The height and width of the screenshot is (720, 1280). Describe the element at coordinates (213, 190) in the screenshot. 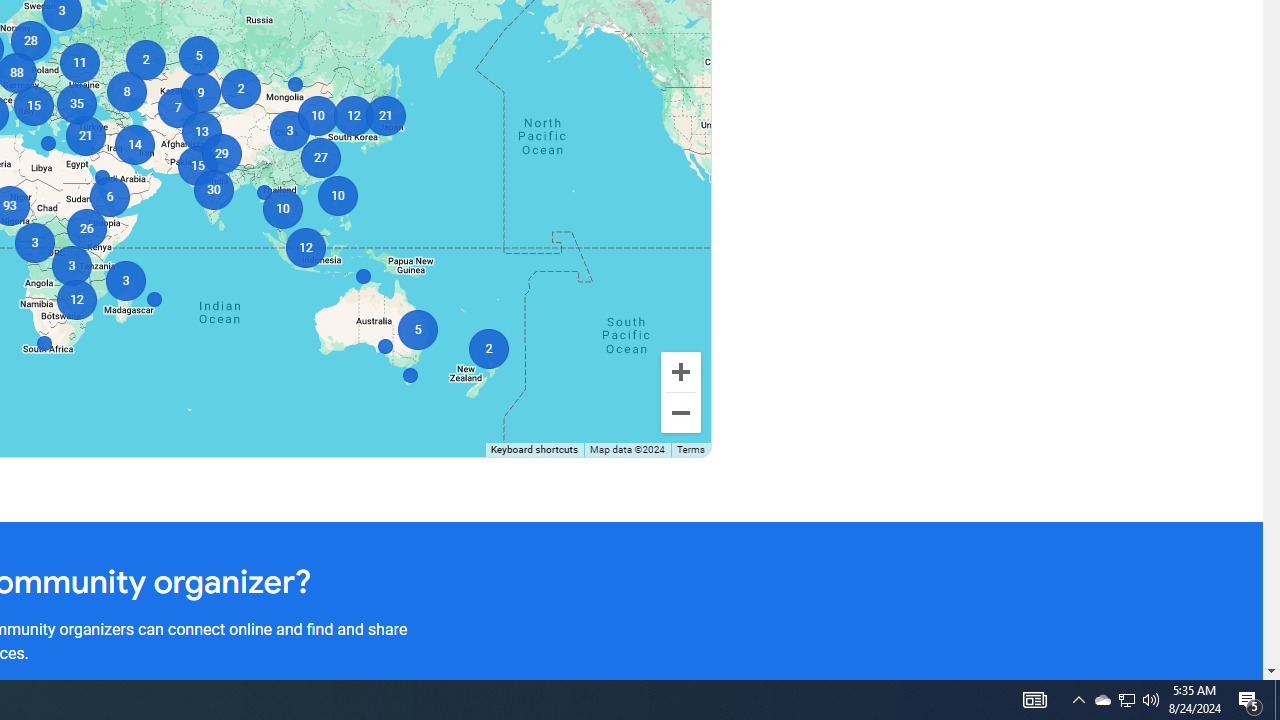

I see `'30'` at that location.